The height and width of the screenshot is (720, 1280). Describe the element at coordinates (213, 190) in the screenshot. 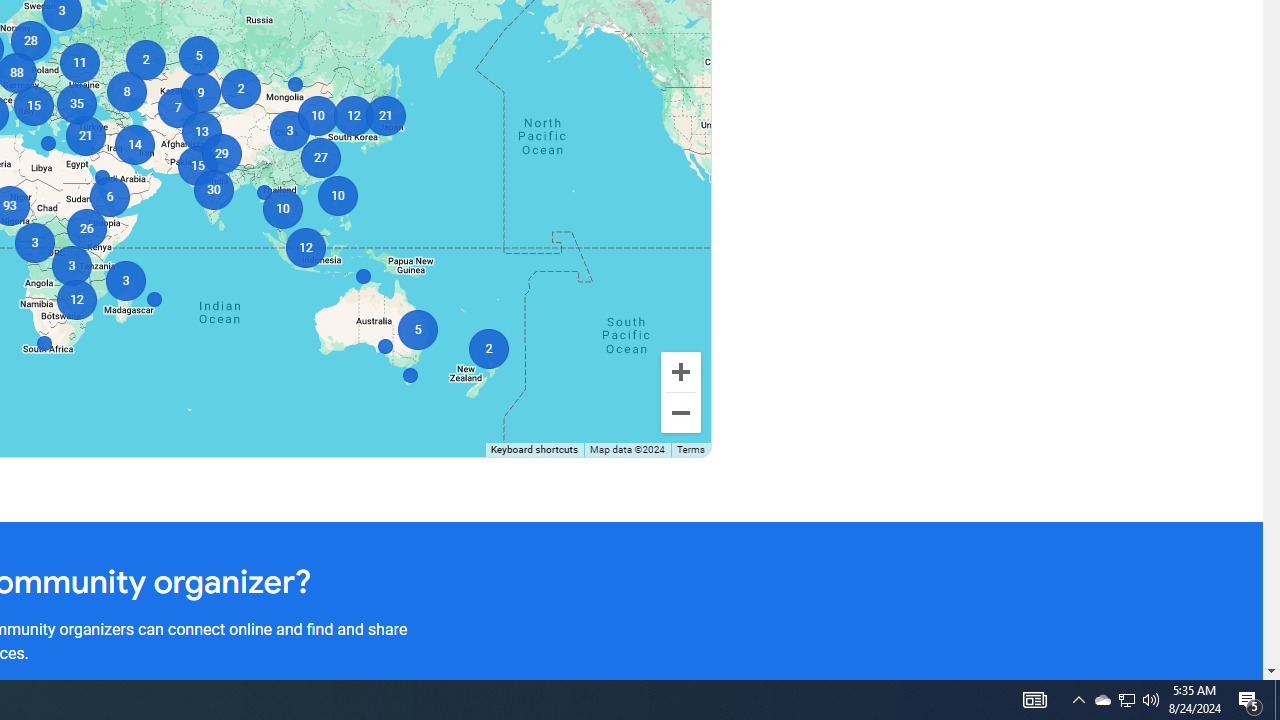

I see `'30'` at that location.